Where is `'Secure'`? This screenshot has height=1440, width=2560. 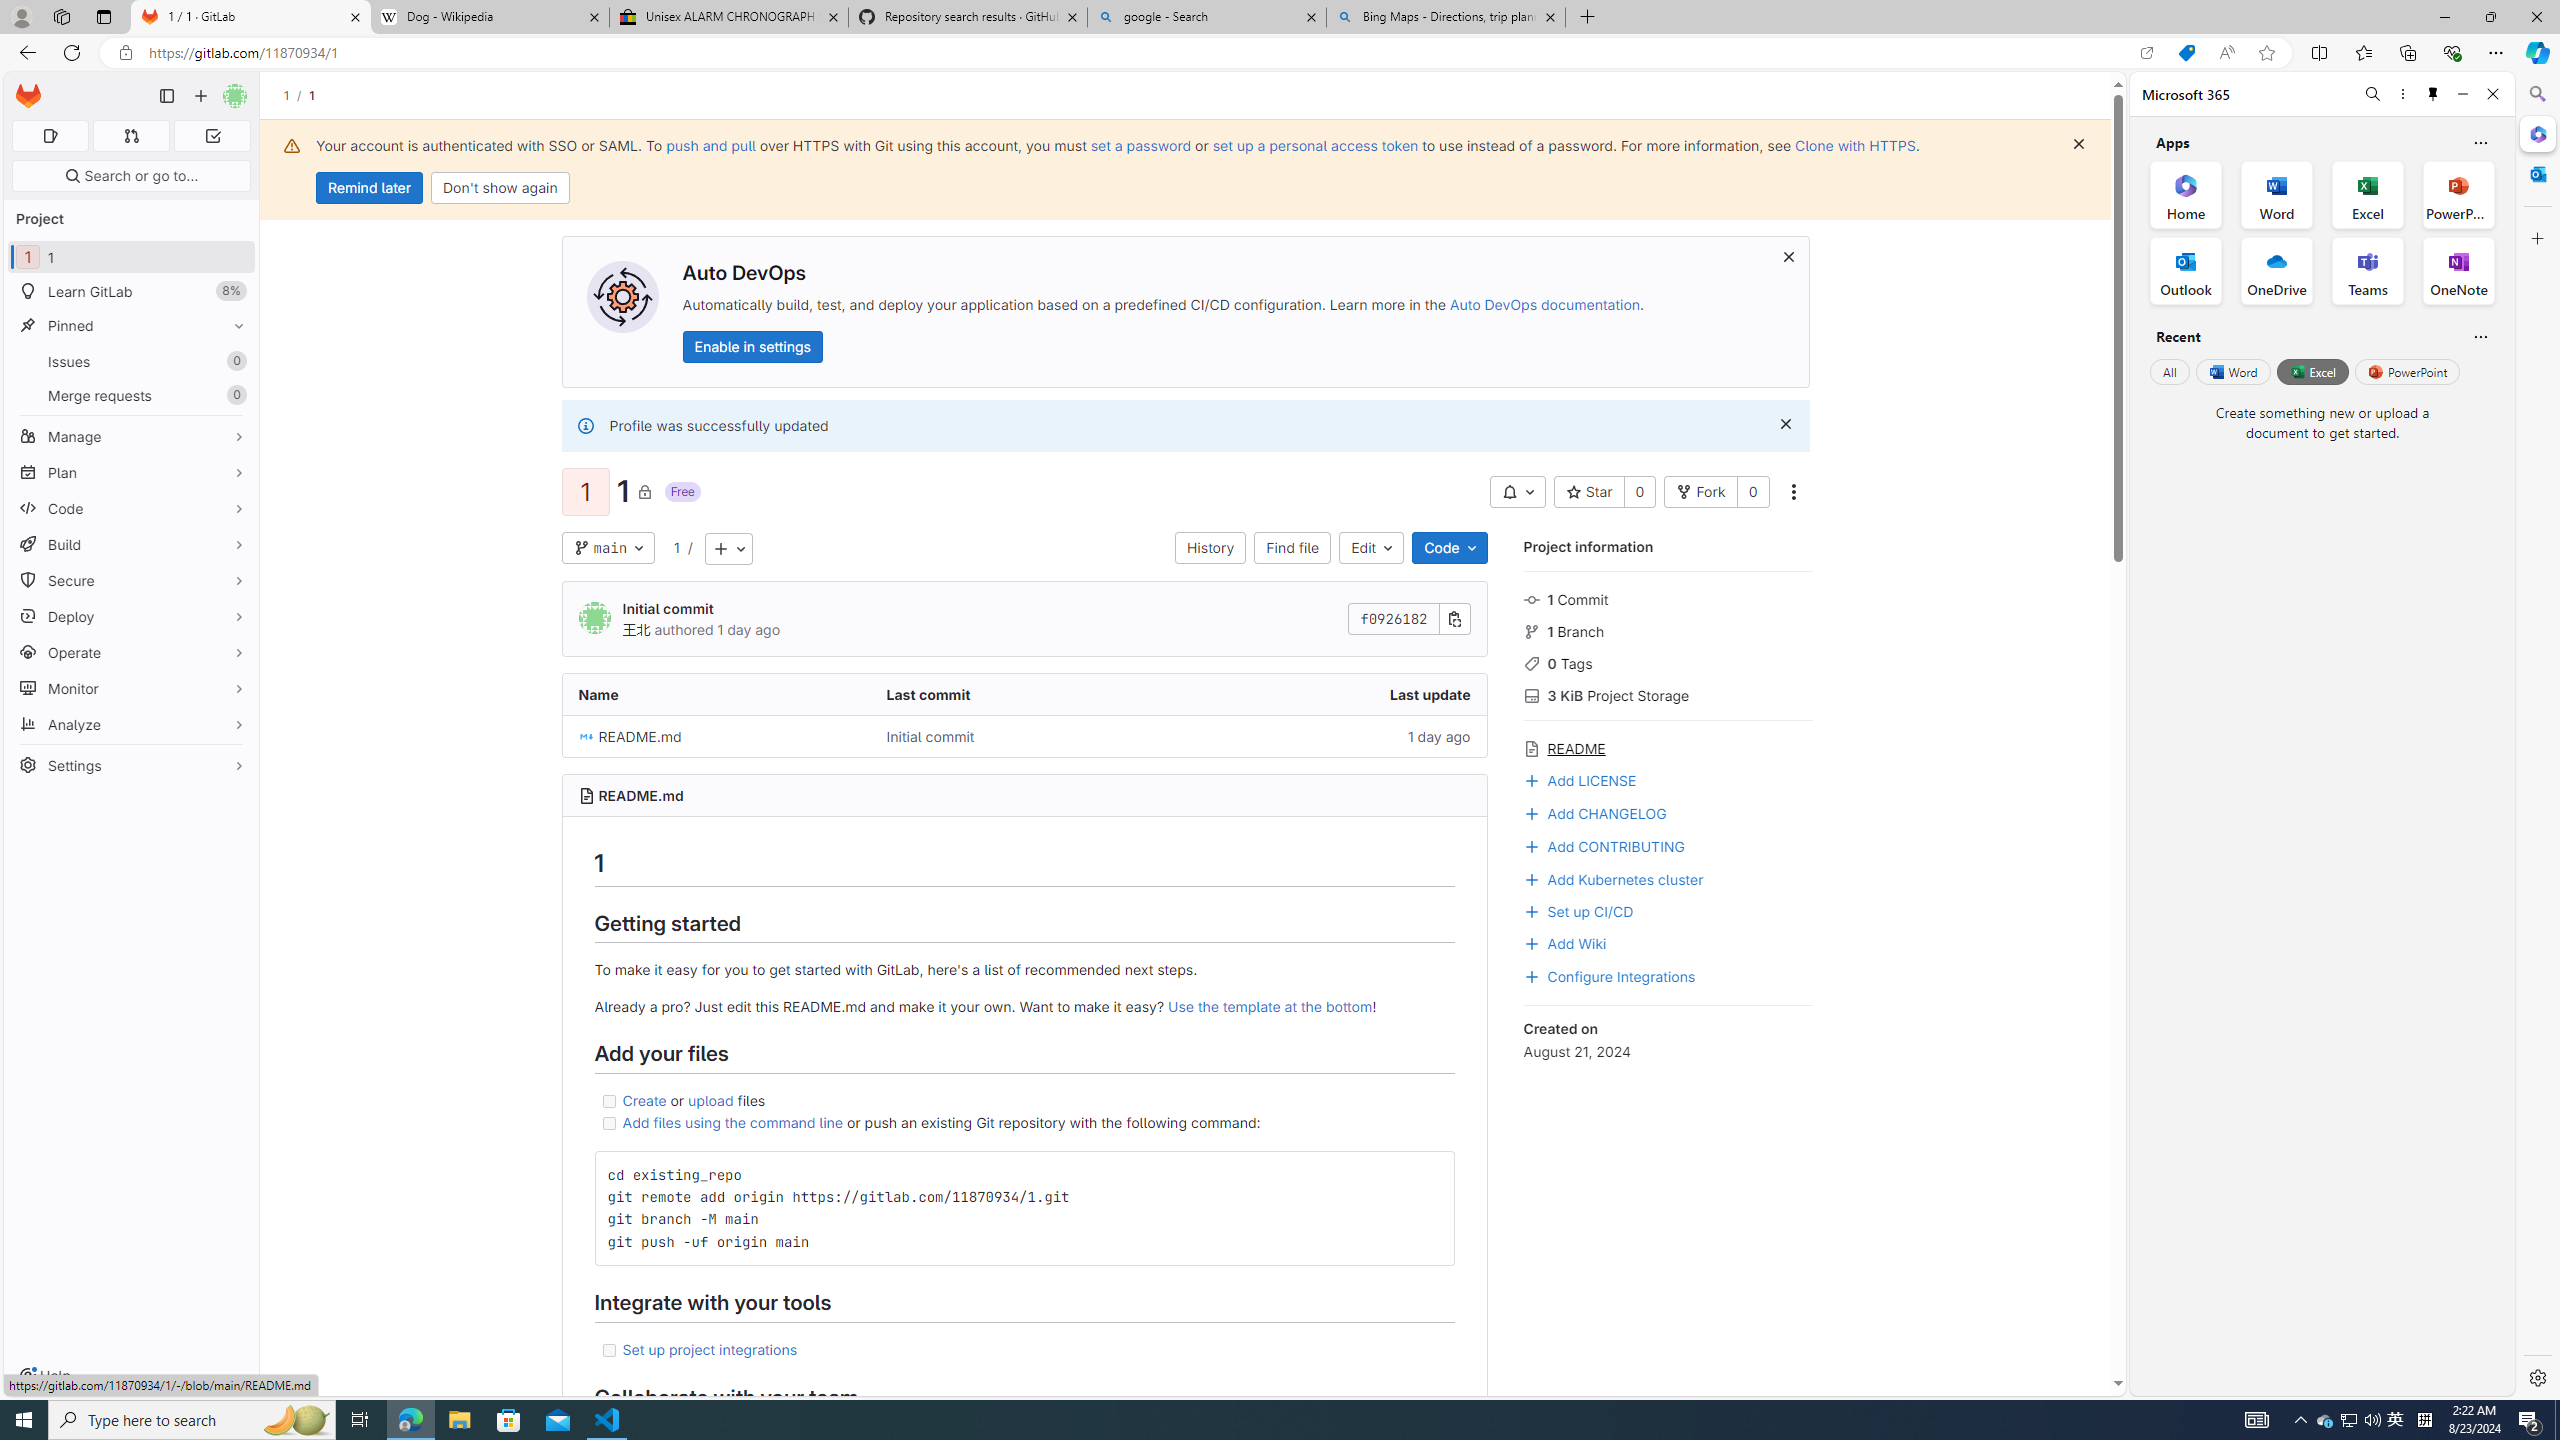 'Secure' is located at coordinates (130, 581).